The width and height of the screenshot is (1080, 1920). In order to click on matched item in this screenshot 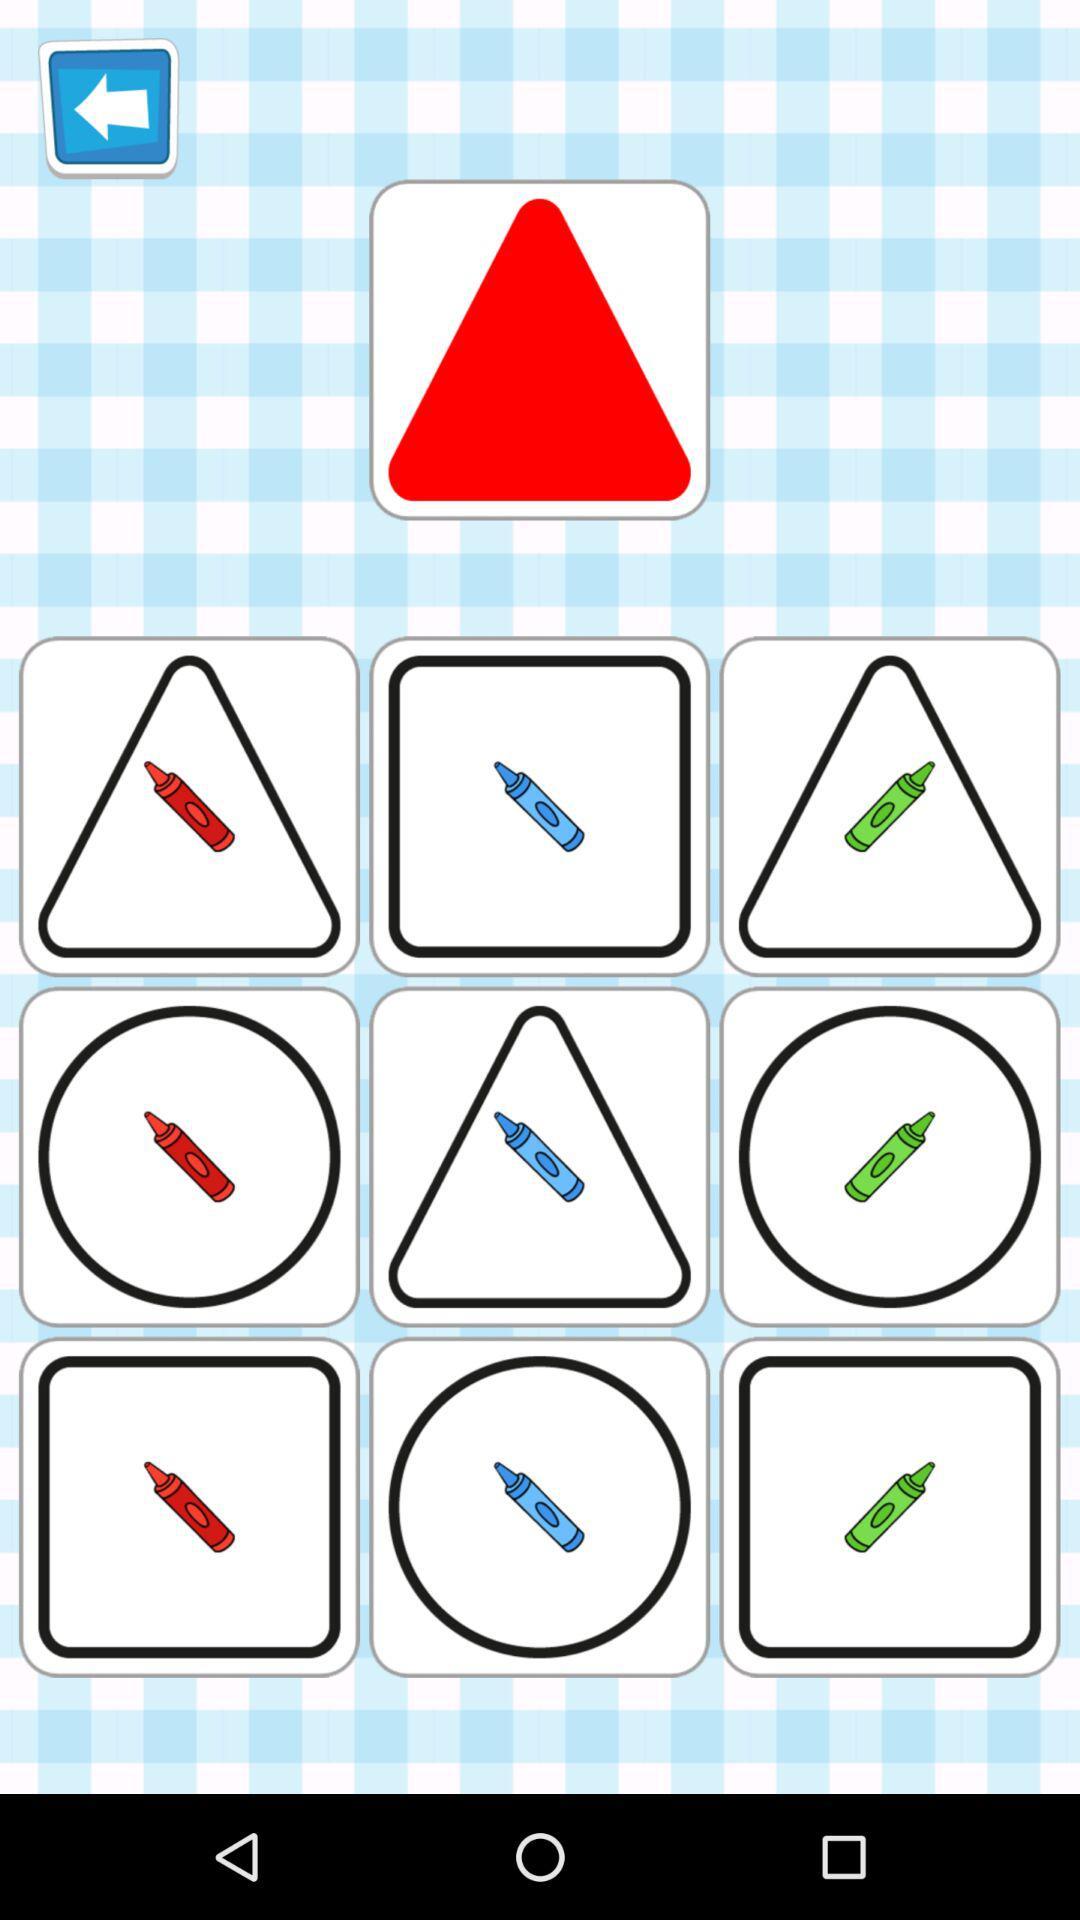, I will do `click(538, 349)`.